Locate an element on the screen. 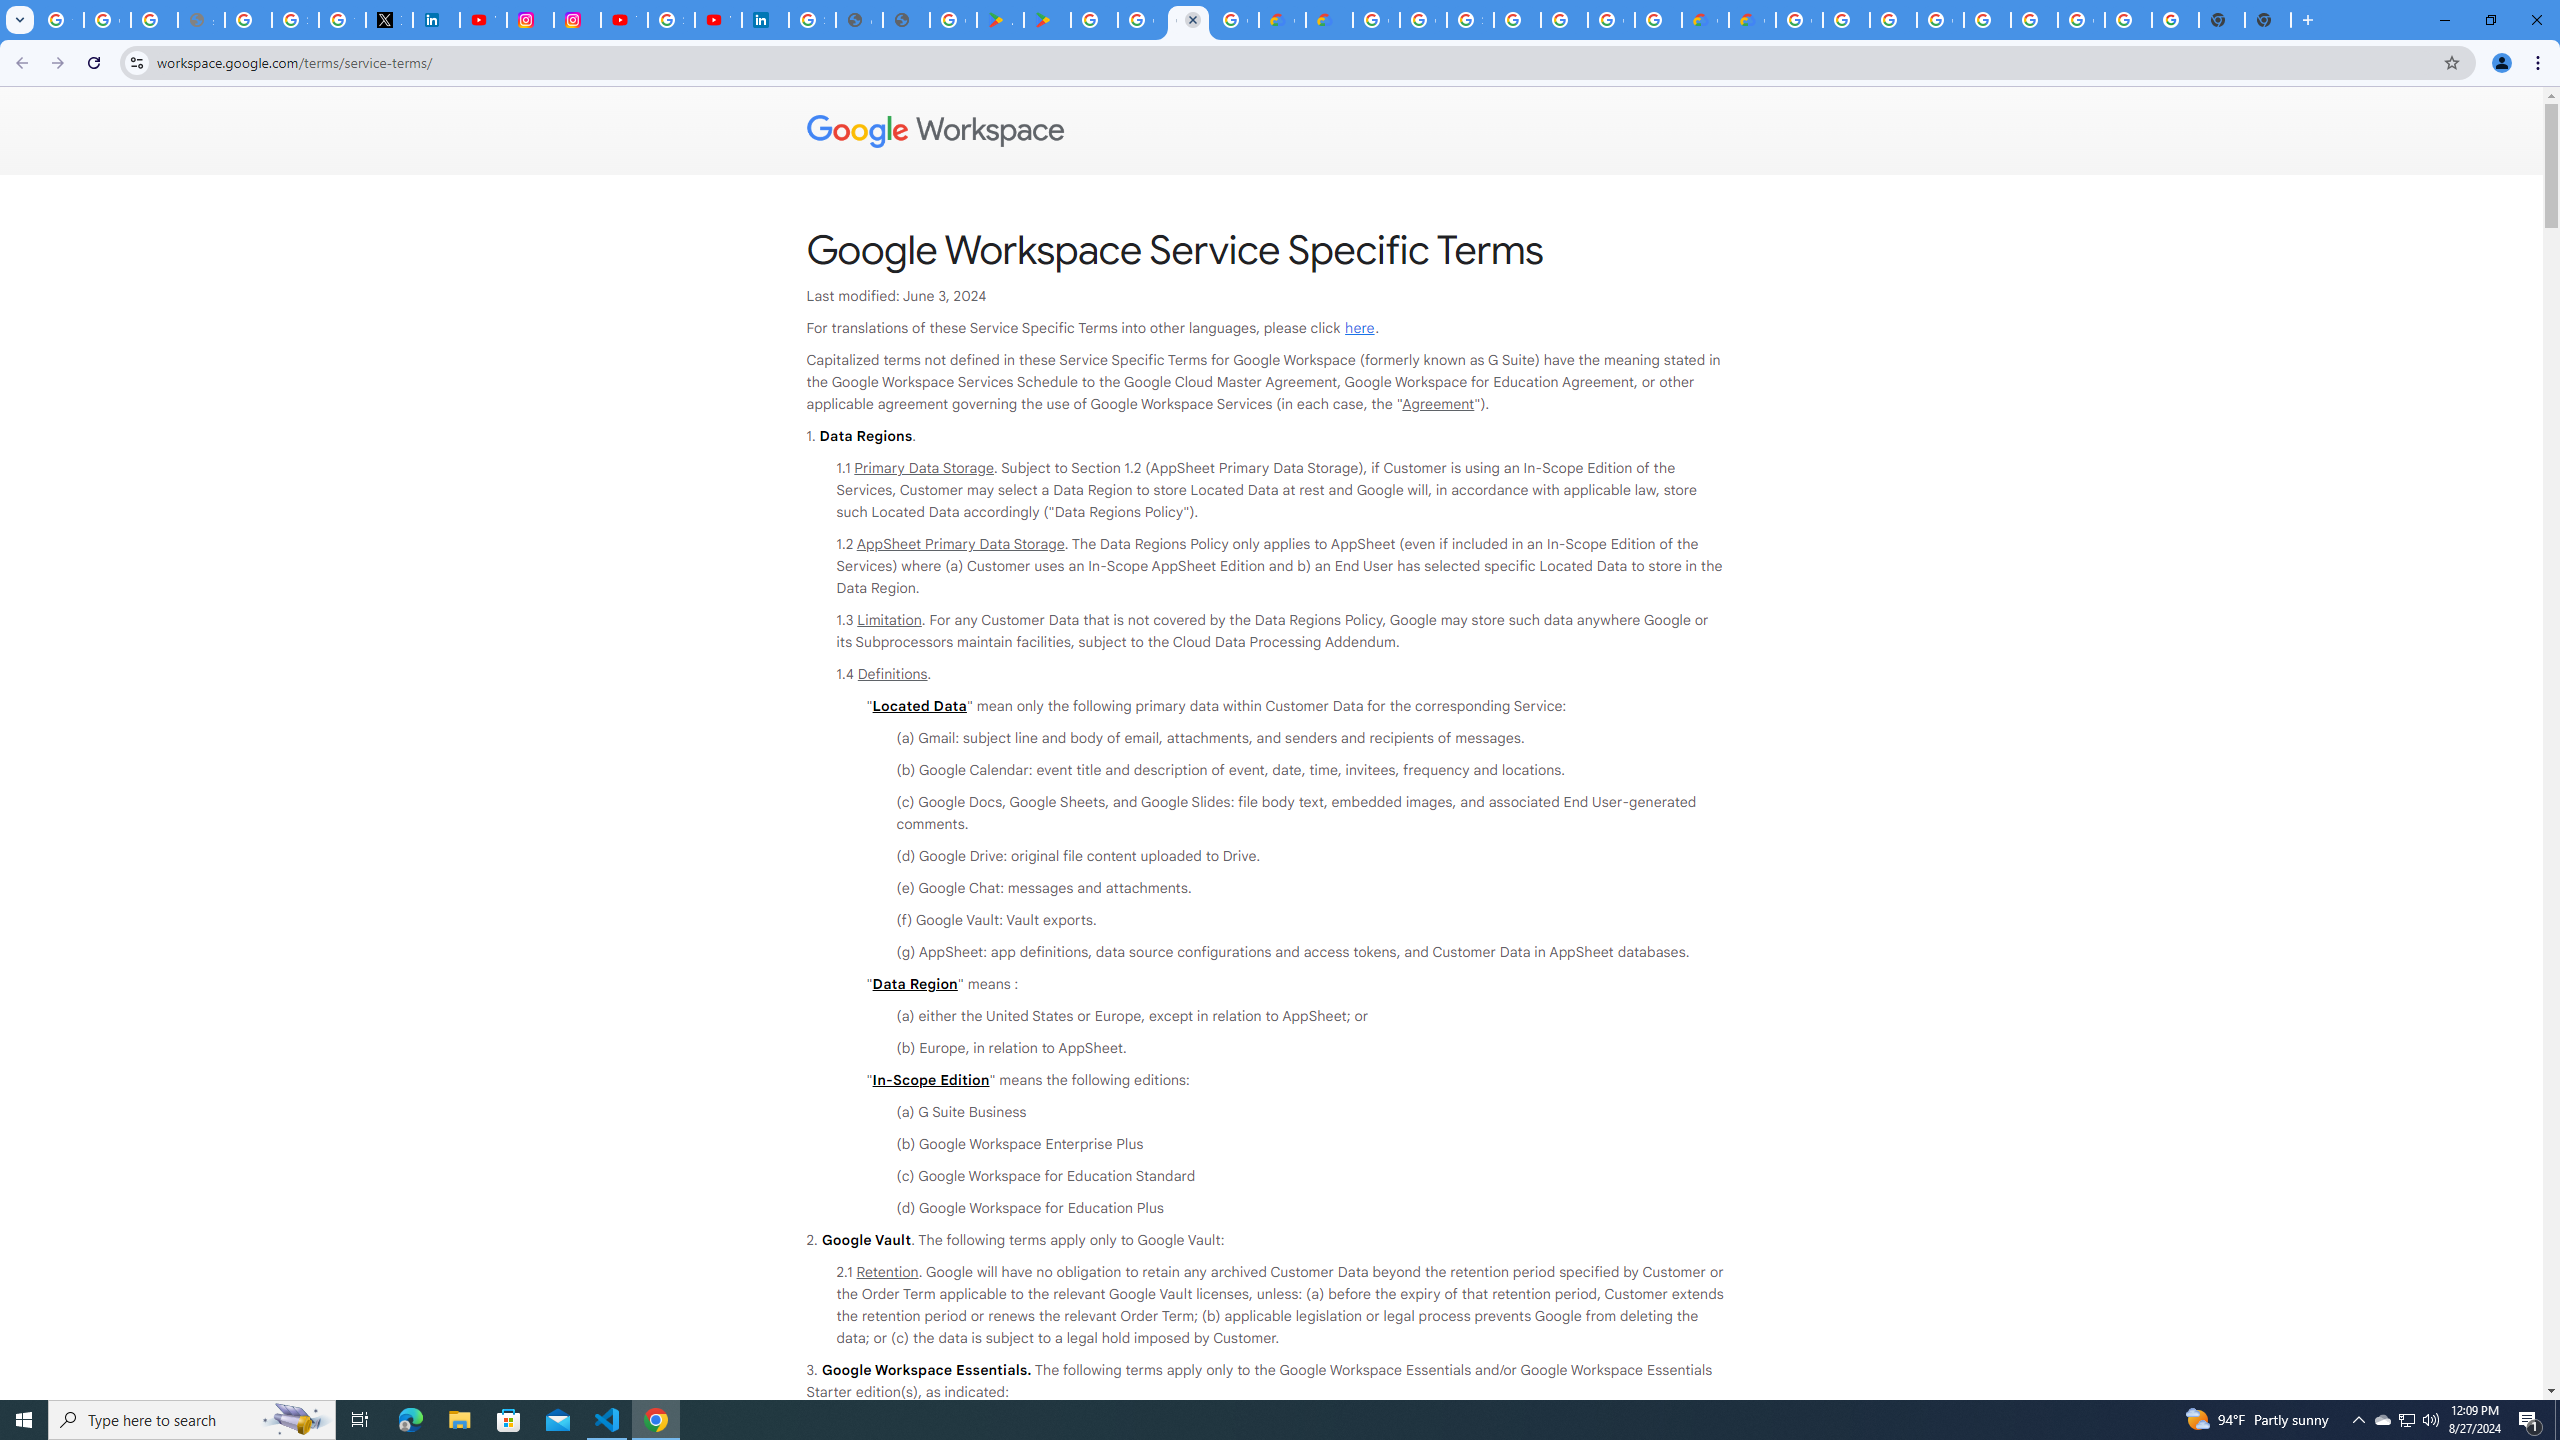 The height and width of the screenshot is (1440, 2560). 'YouTube Content Monetization Policies - How YouTube Works' is located at coordinates (482, 19).